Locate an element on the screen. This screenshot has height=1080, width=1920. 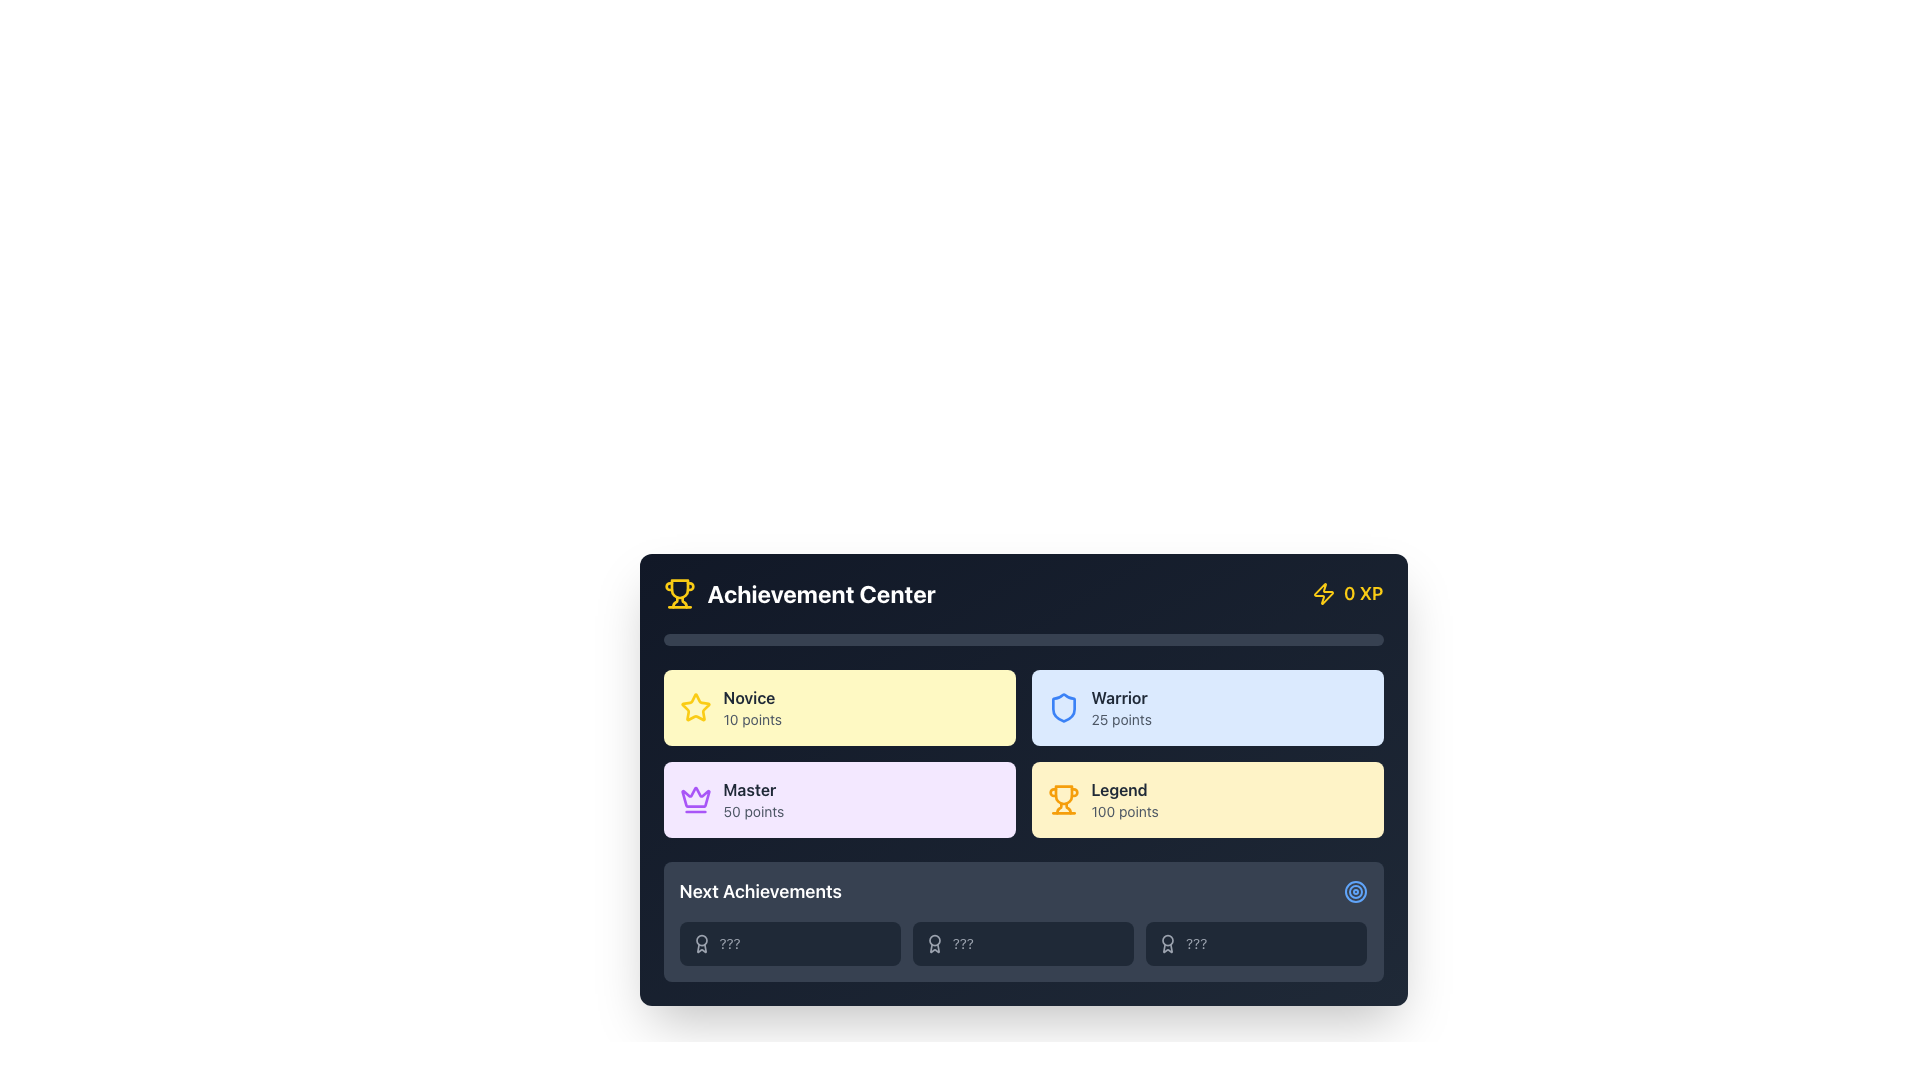
the static text display representing the achievement level 'Master' with a score of 50 points, located in the bottom-left quadrant of the main achievement grid is located at coordinates (752, 798).